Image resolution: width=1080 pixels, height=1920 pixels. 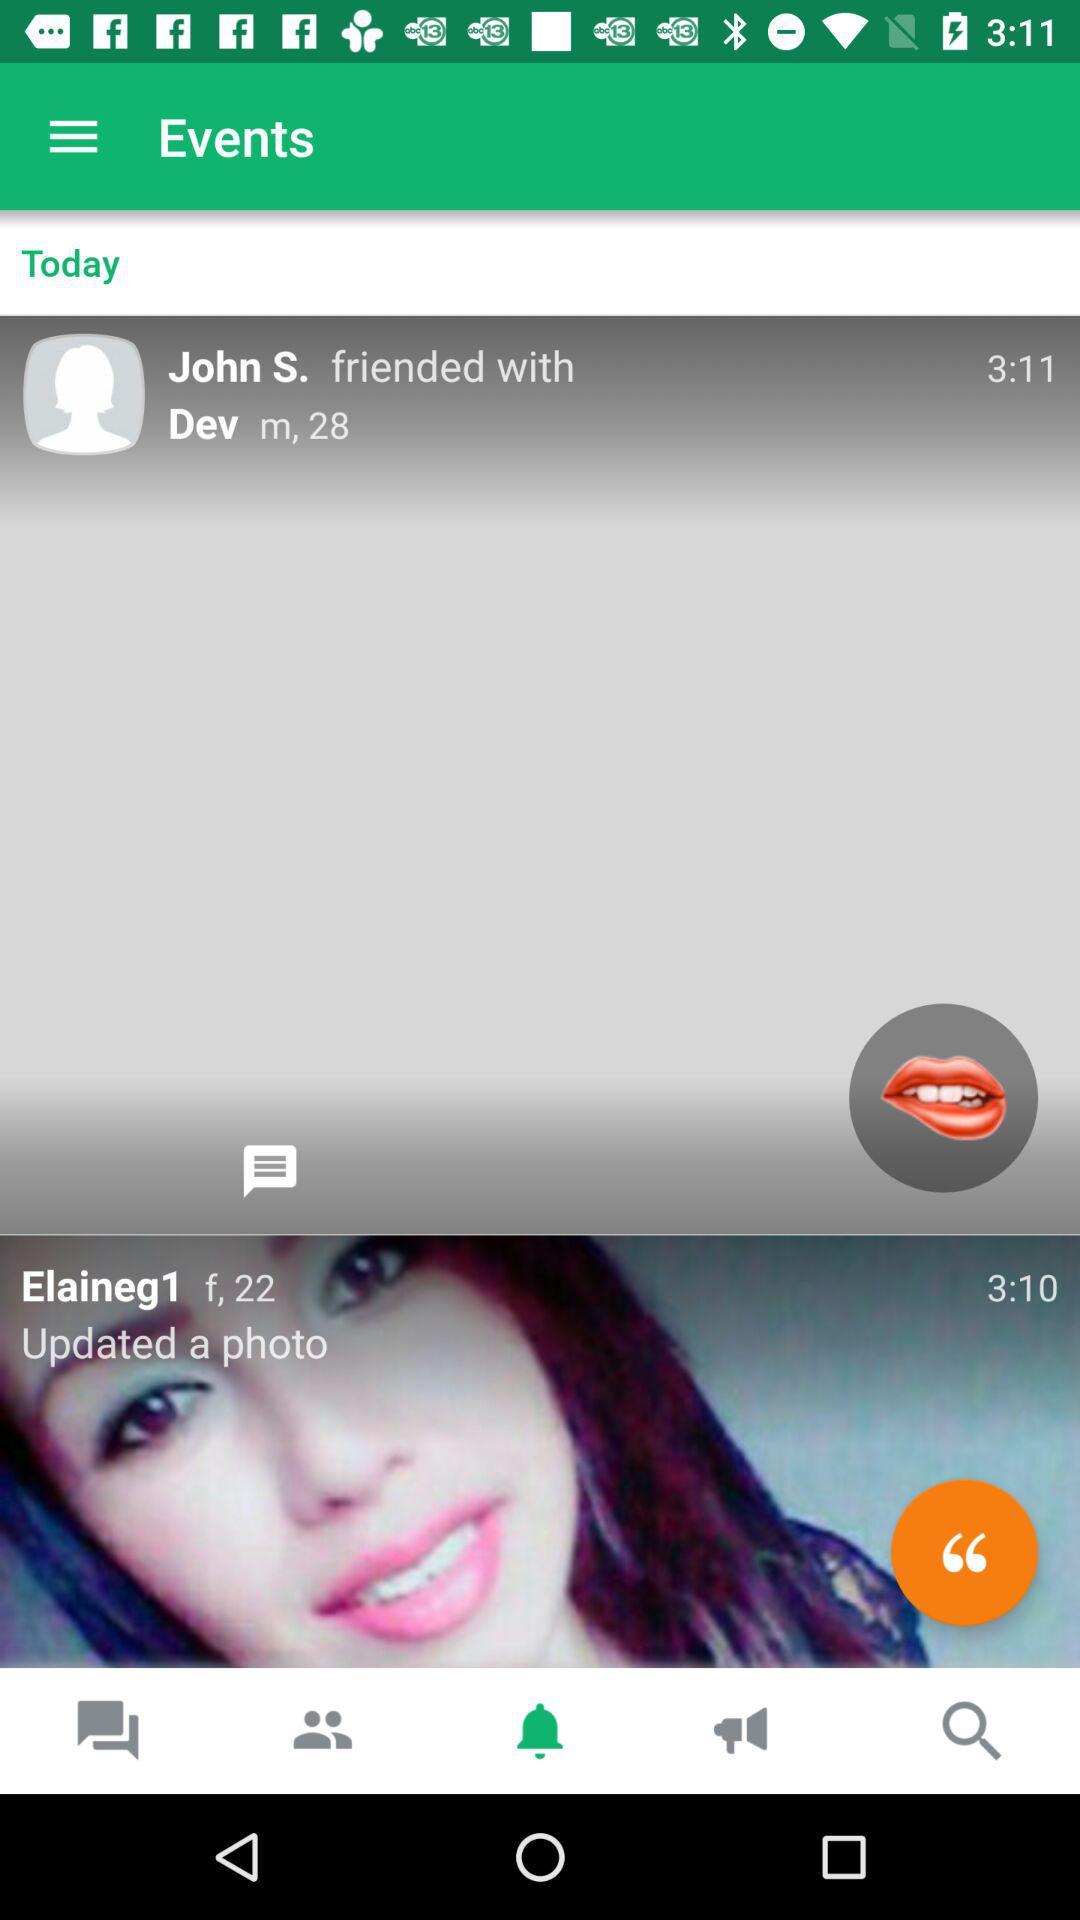 What do you see at coordinates (270, 1171) in the screenshot?
I see `open chat` at bounding box center [270, 1171].